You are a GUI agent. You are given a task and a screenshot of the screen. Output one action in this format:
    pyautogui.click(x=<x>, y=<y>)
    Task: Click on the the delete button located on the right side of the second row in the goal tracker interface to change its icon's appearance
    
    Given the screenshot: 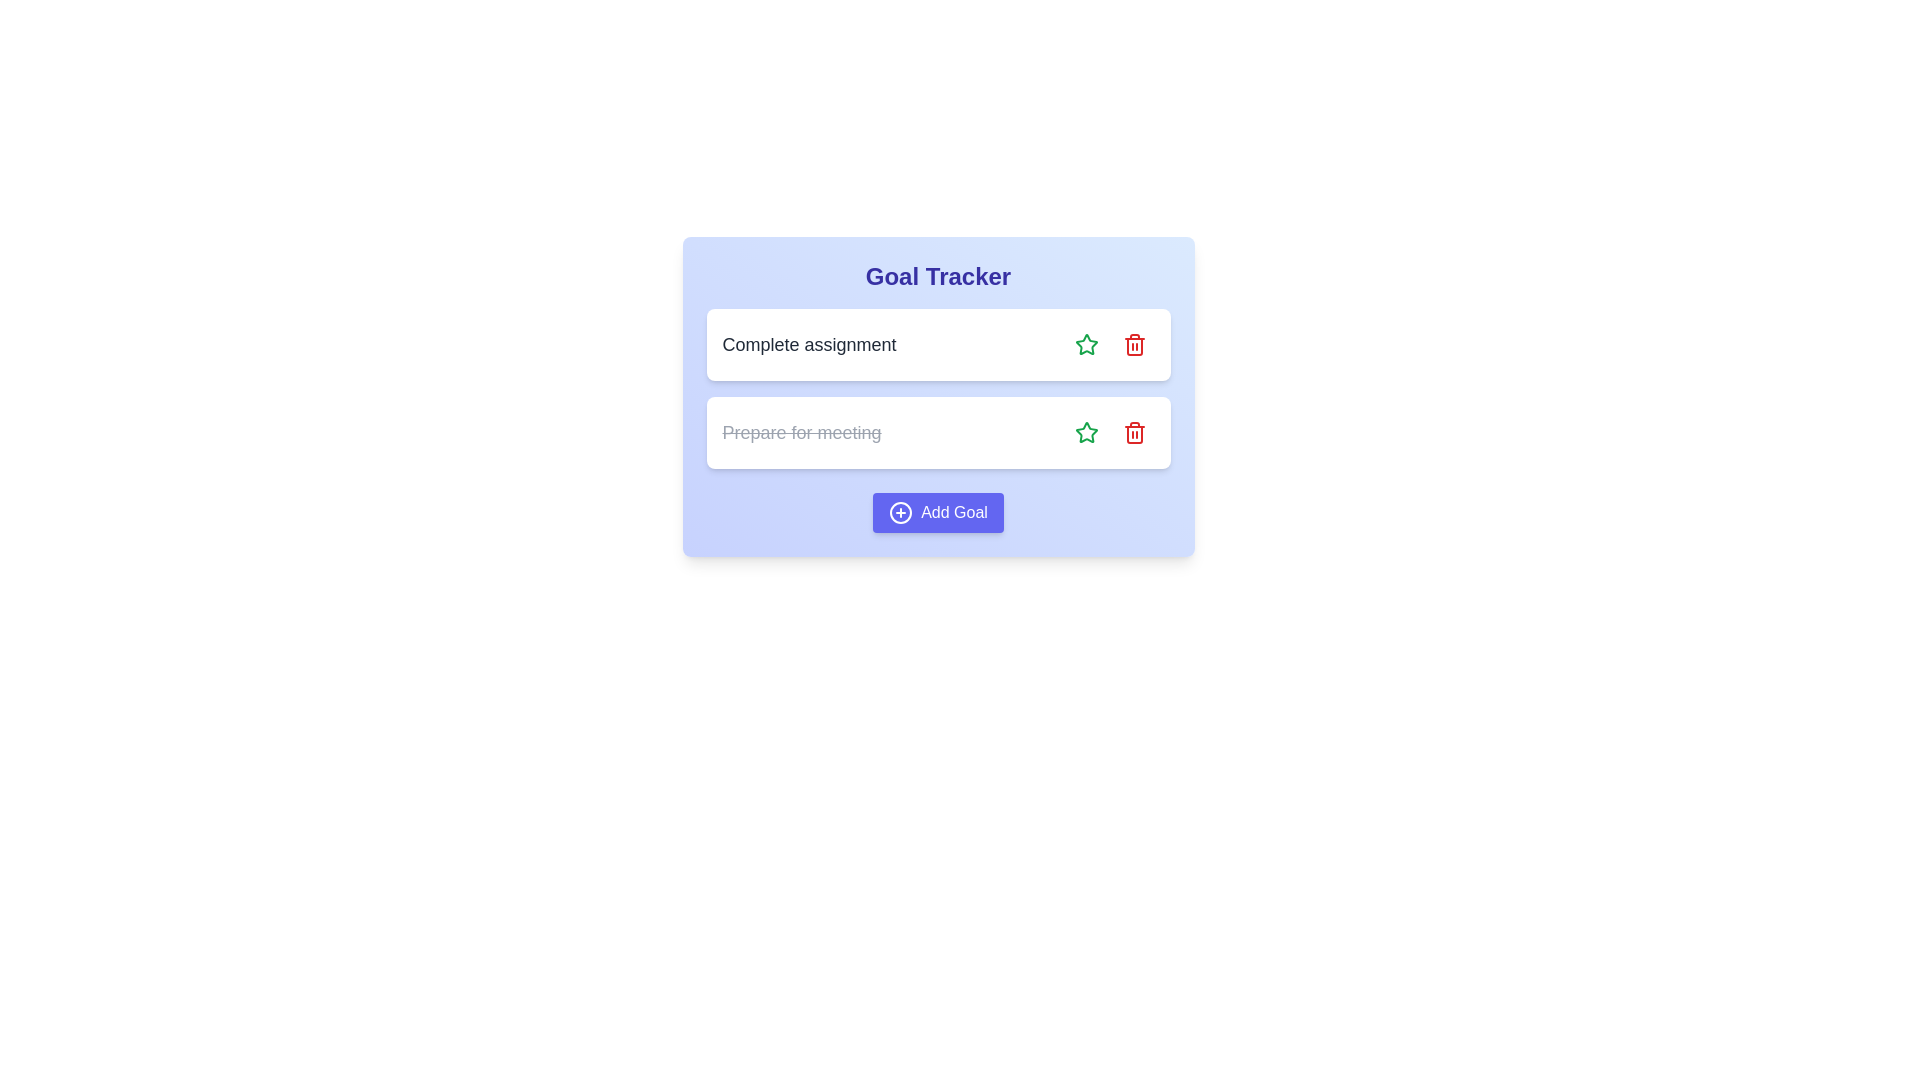 What is the action you would take?
    pyautogui.click(x=1134, y=431)
    